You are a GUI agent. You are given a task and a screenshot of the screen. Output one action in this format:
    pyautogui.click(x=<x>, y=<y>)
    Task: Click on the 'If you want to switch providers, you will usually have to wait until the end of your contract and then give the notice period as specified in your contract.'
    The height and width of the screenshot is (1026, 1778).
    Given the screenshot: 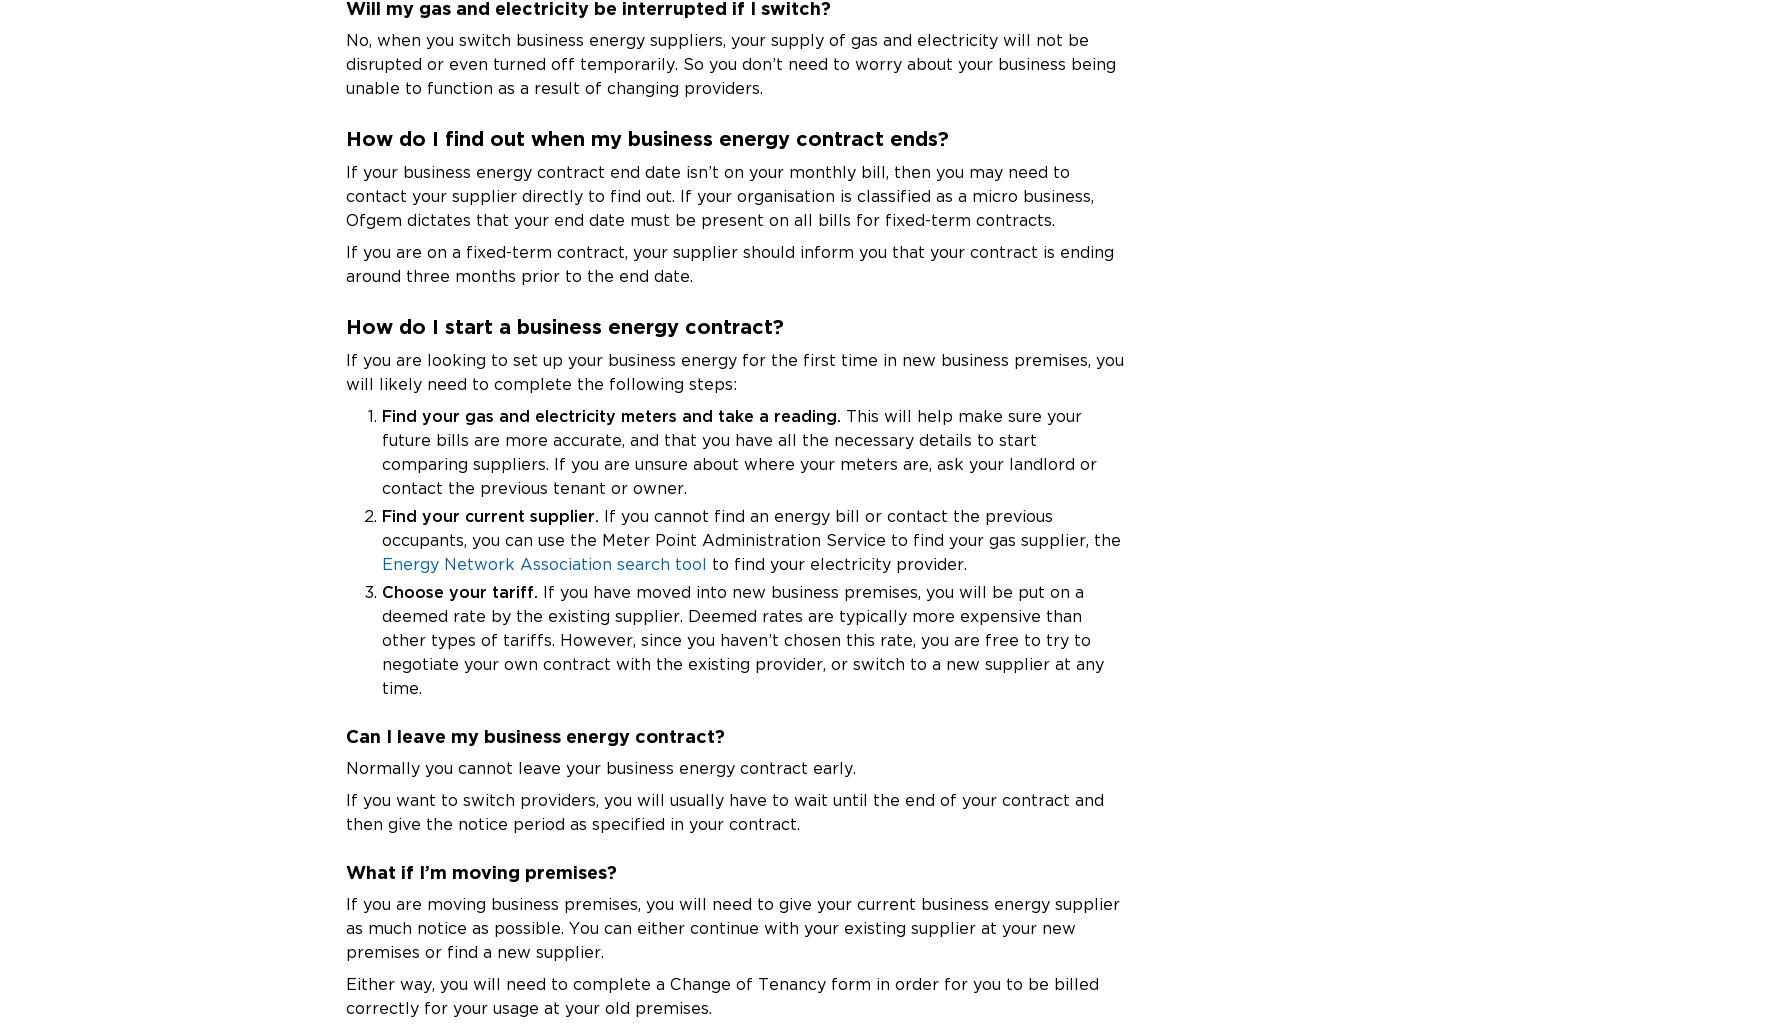 What is the action you would take?
    pyautogui.click(x=344, y=810)
    